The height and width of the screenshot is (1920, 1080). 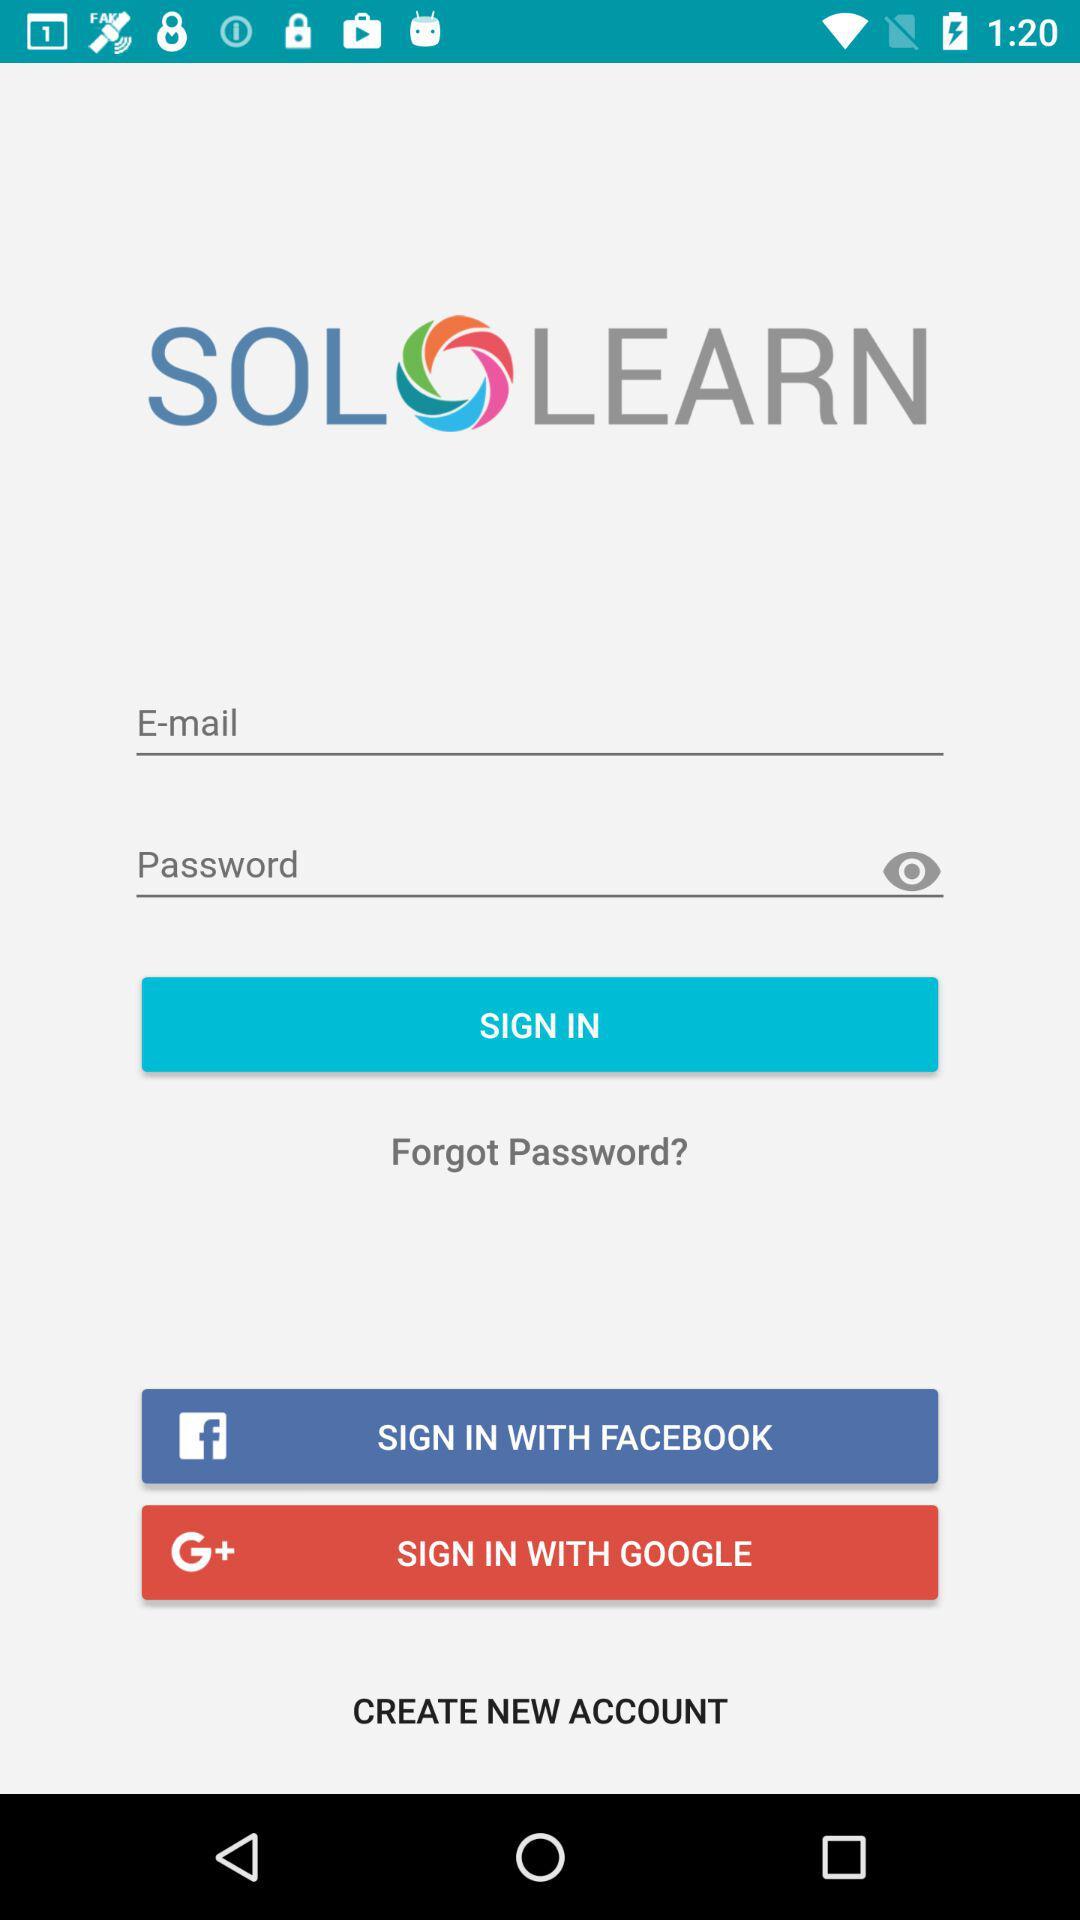 I want to click on create new account item, so click(x=540, y=1708).